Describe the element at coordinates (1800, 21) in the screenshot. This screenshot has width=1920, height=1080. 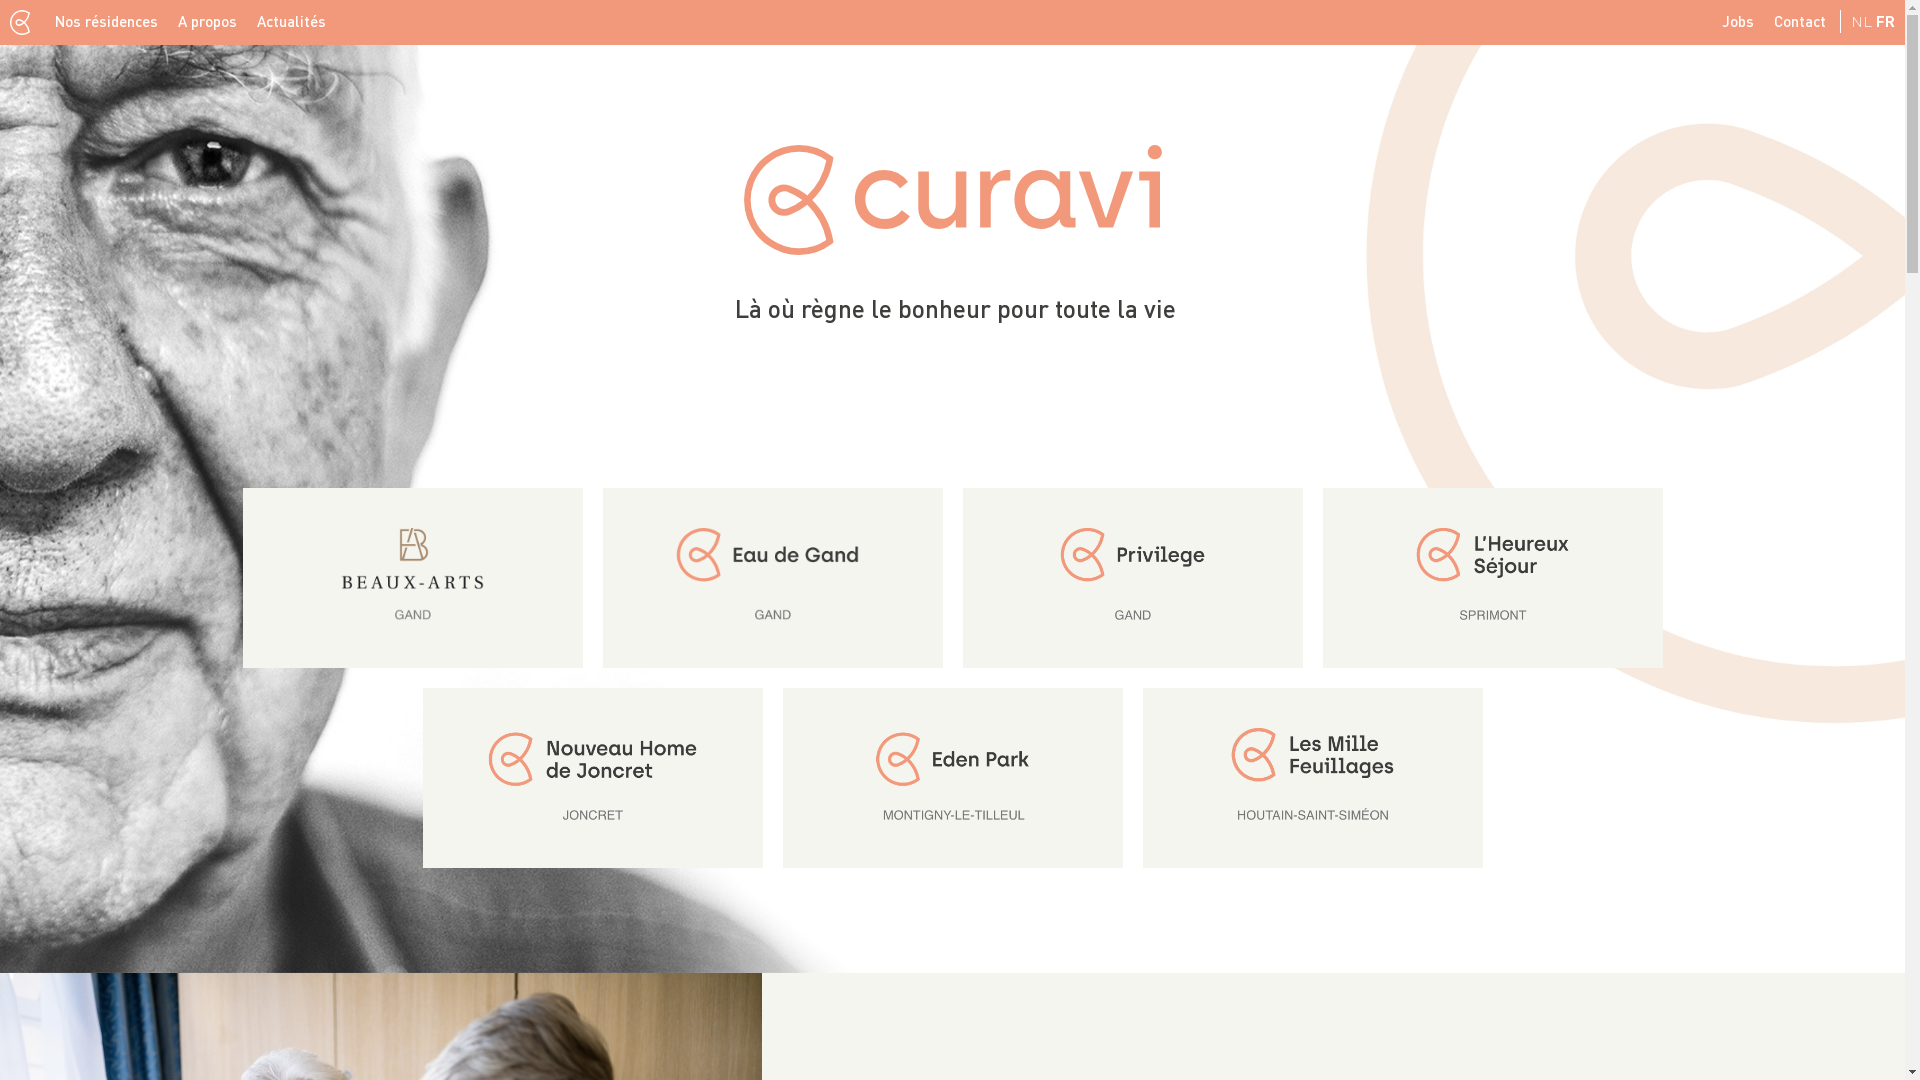
I see `'Contact'` at that location.